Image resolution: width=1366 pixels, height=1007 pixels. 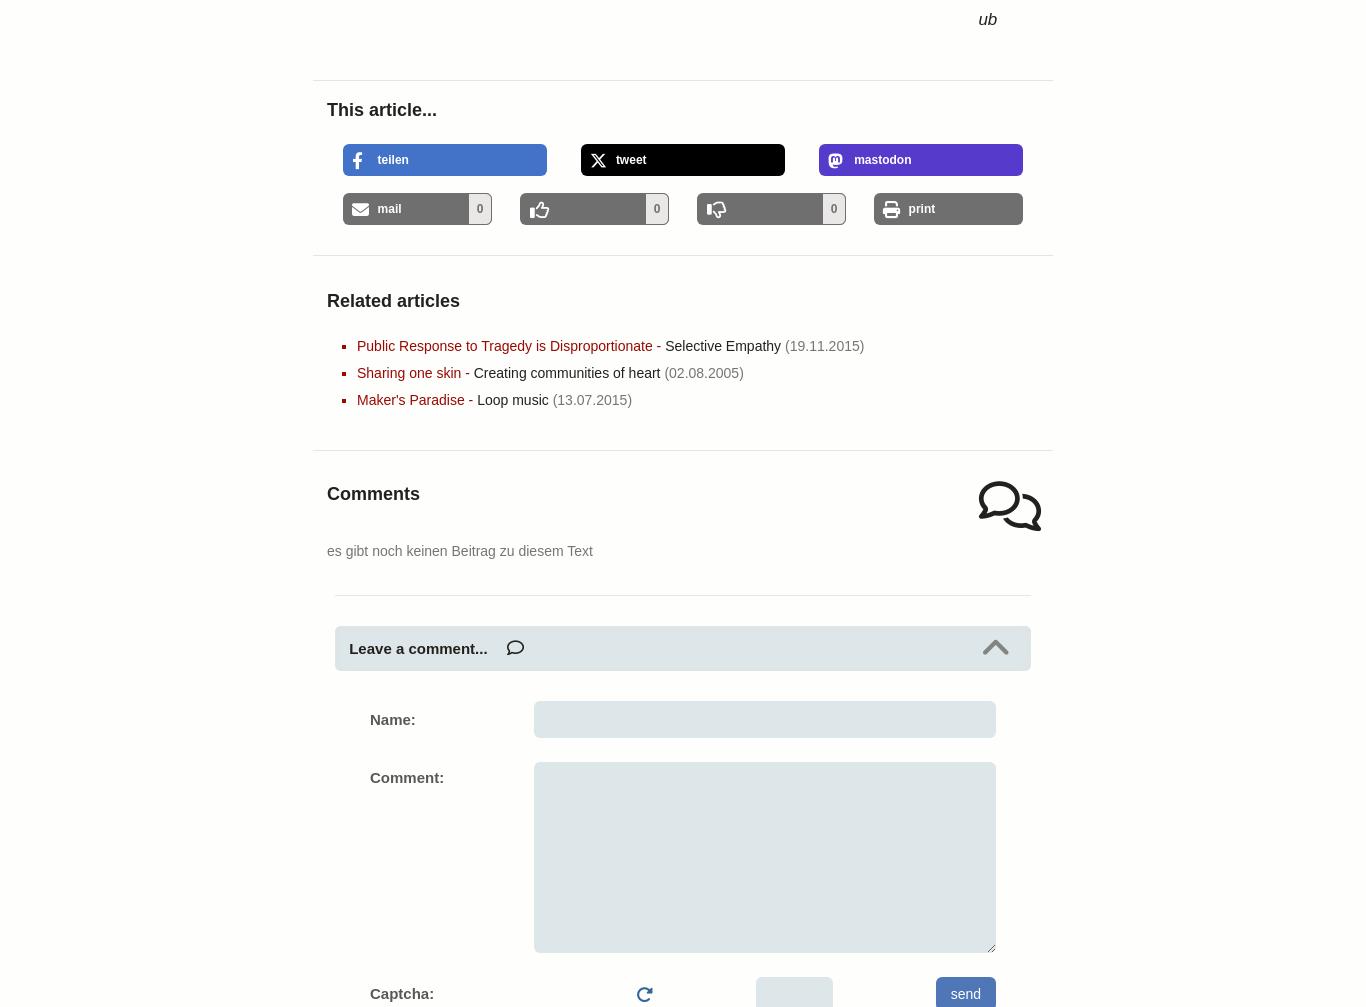 I want to click on 'Captcha:', so click(x=400, y=992).